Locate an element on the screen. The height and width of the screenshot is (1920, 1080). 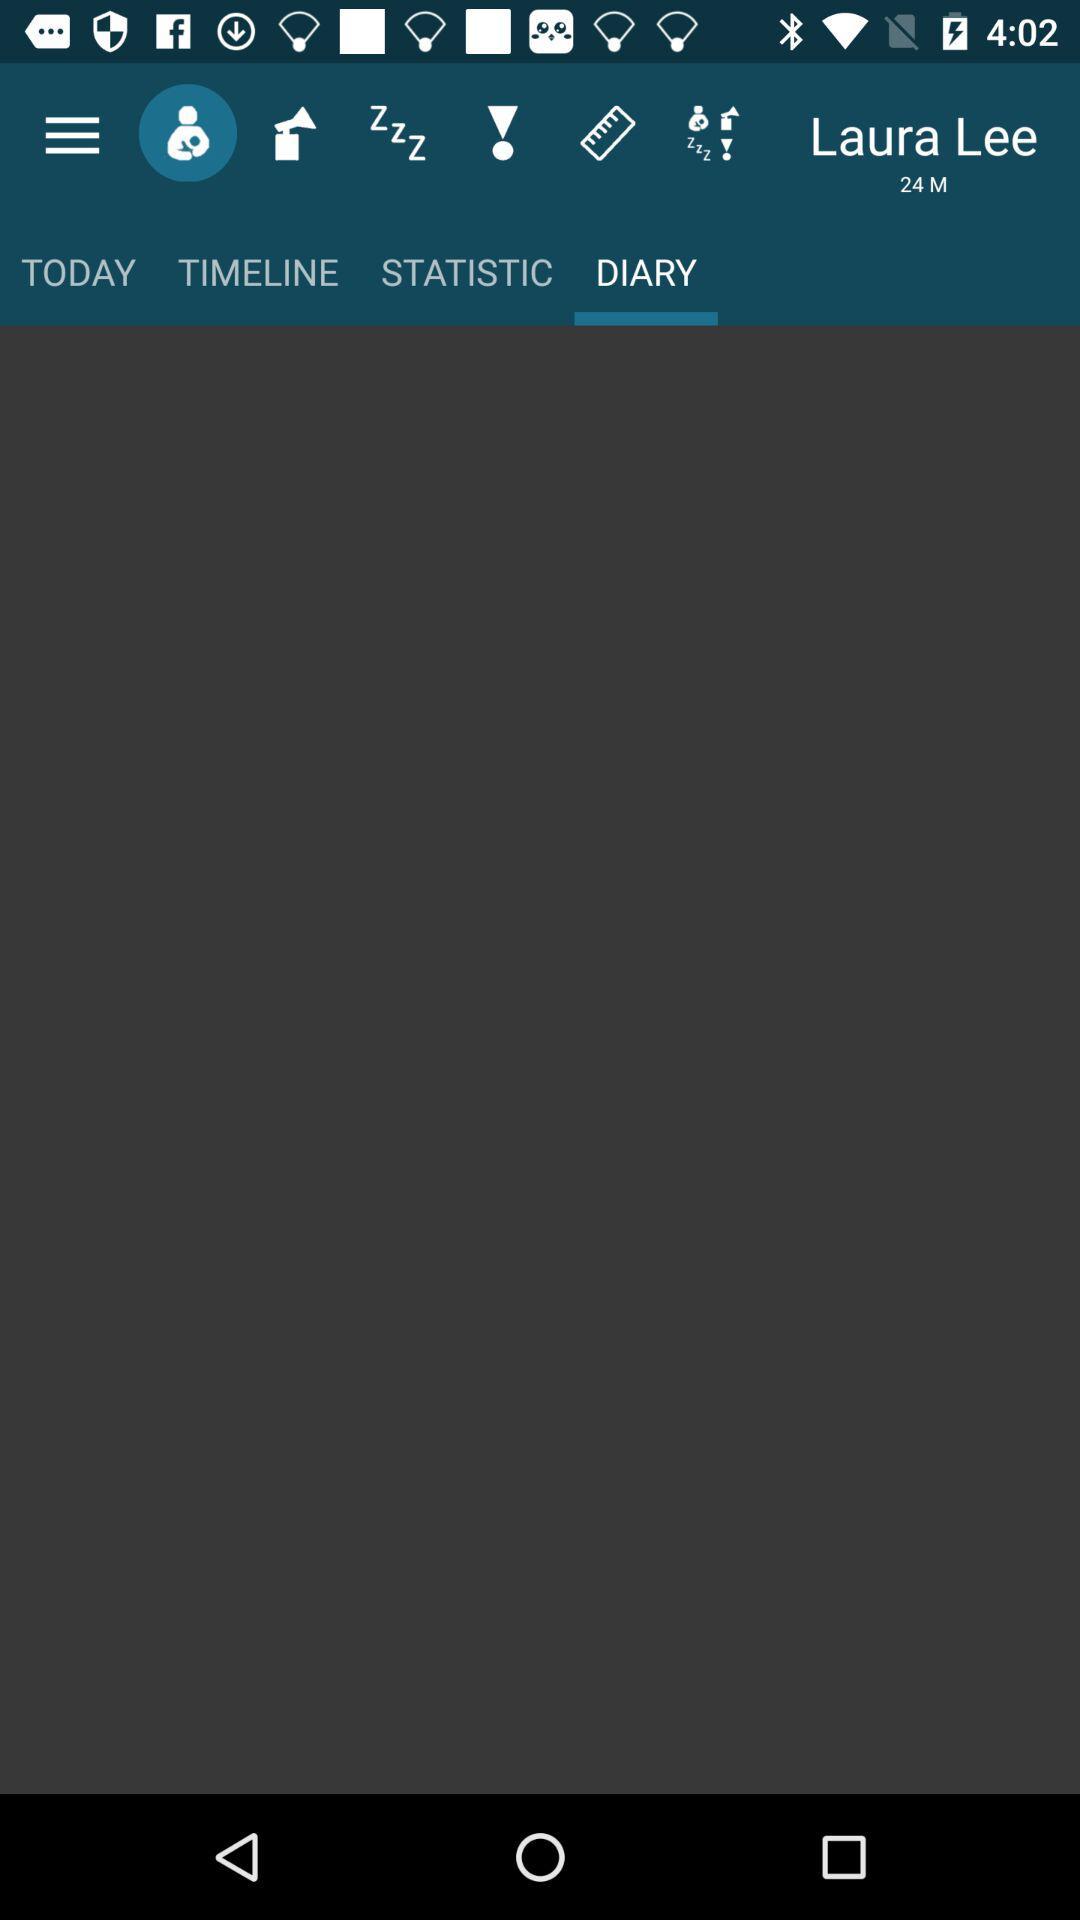
the label icon is located at coordinates (606, 131).